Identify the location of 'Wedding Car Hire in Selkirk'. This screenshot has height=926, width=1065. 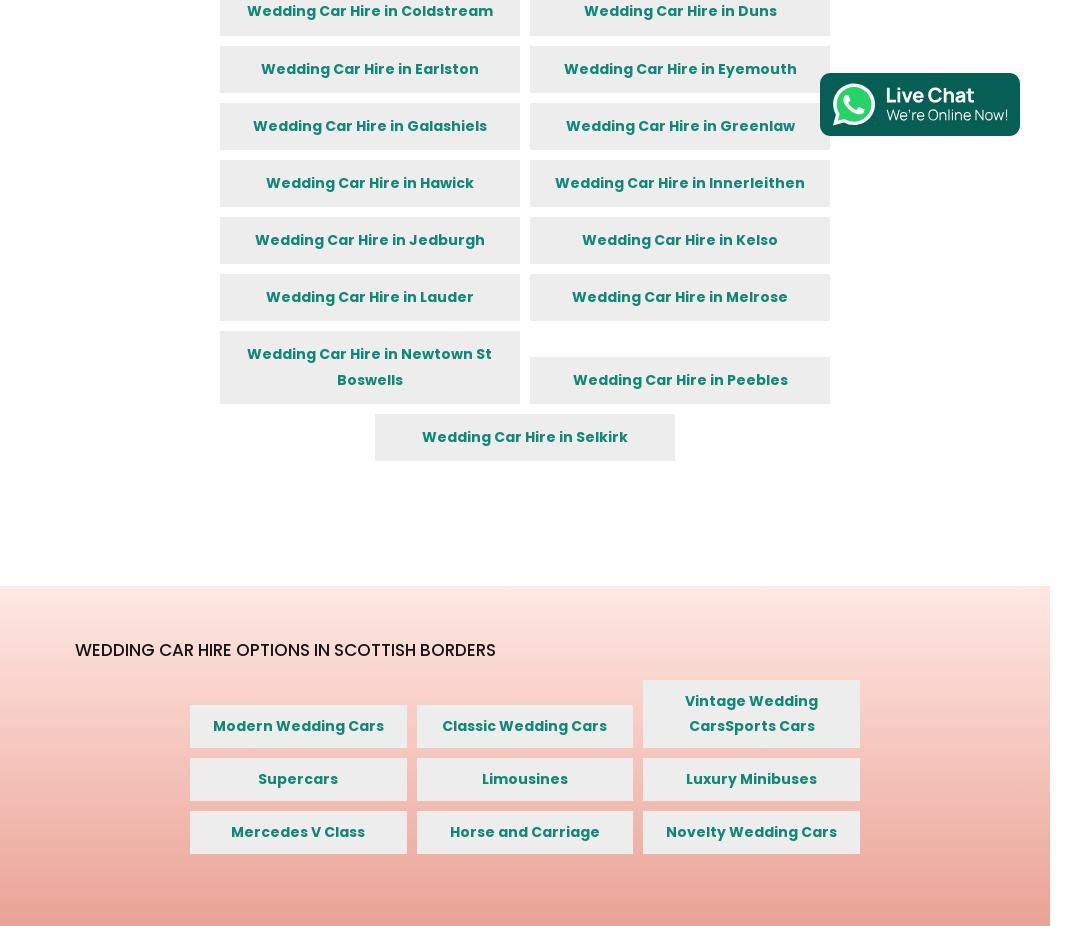
(524, 435).